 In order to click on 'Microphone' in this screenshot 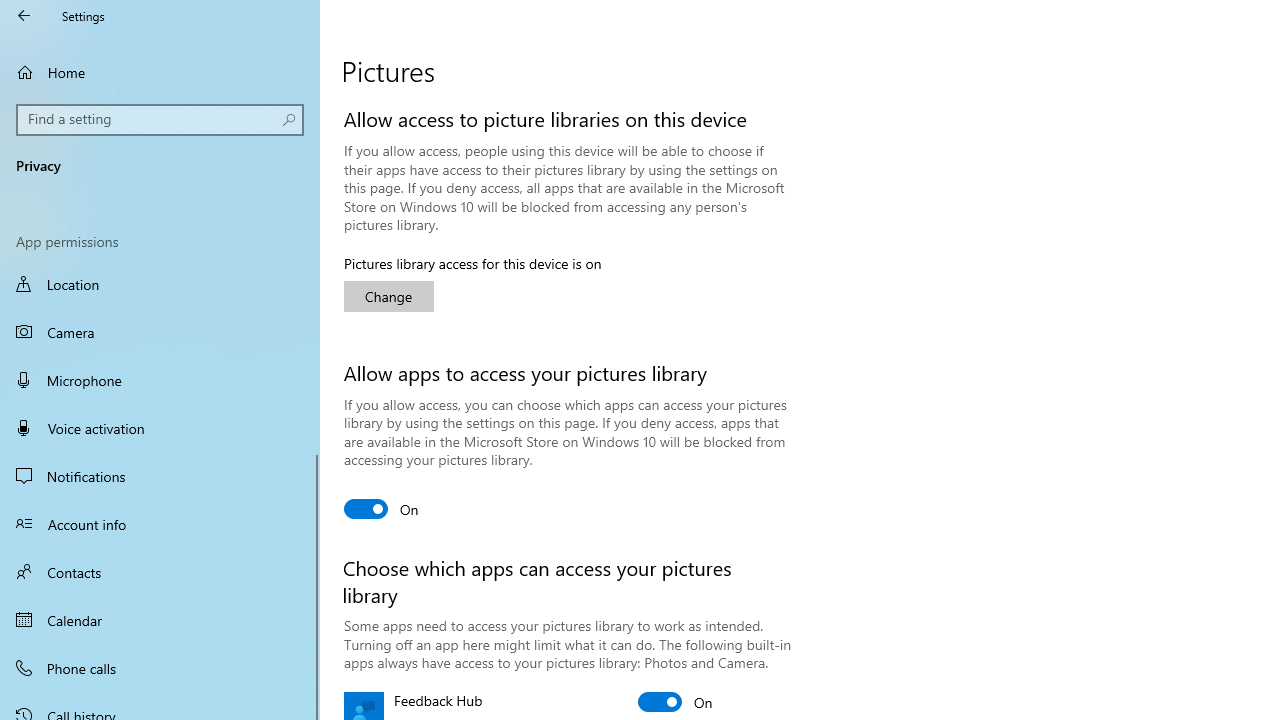, I will do `click(160, 379)`.